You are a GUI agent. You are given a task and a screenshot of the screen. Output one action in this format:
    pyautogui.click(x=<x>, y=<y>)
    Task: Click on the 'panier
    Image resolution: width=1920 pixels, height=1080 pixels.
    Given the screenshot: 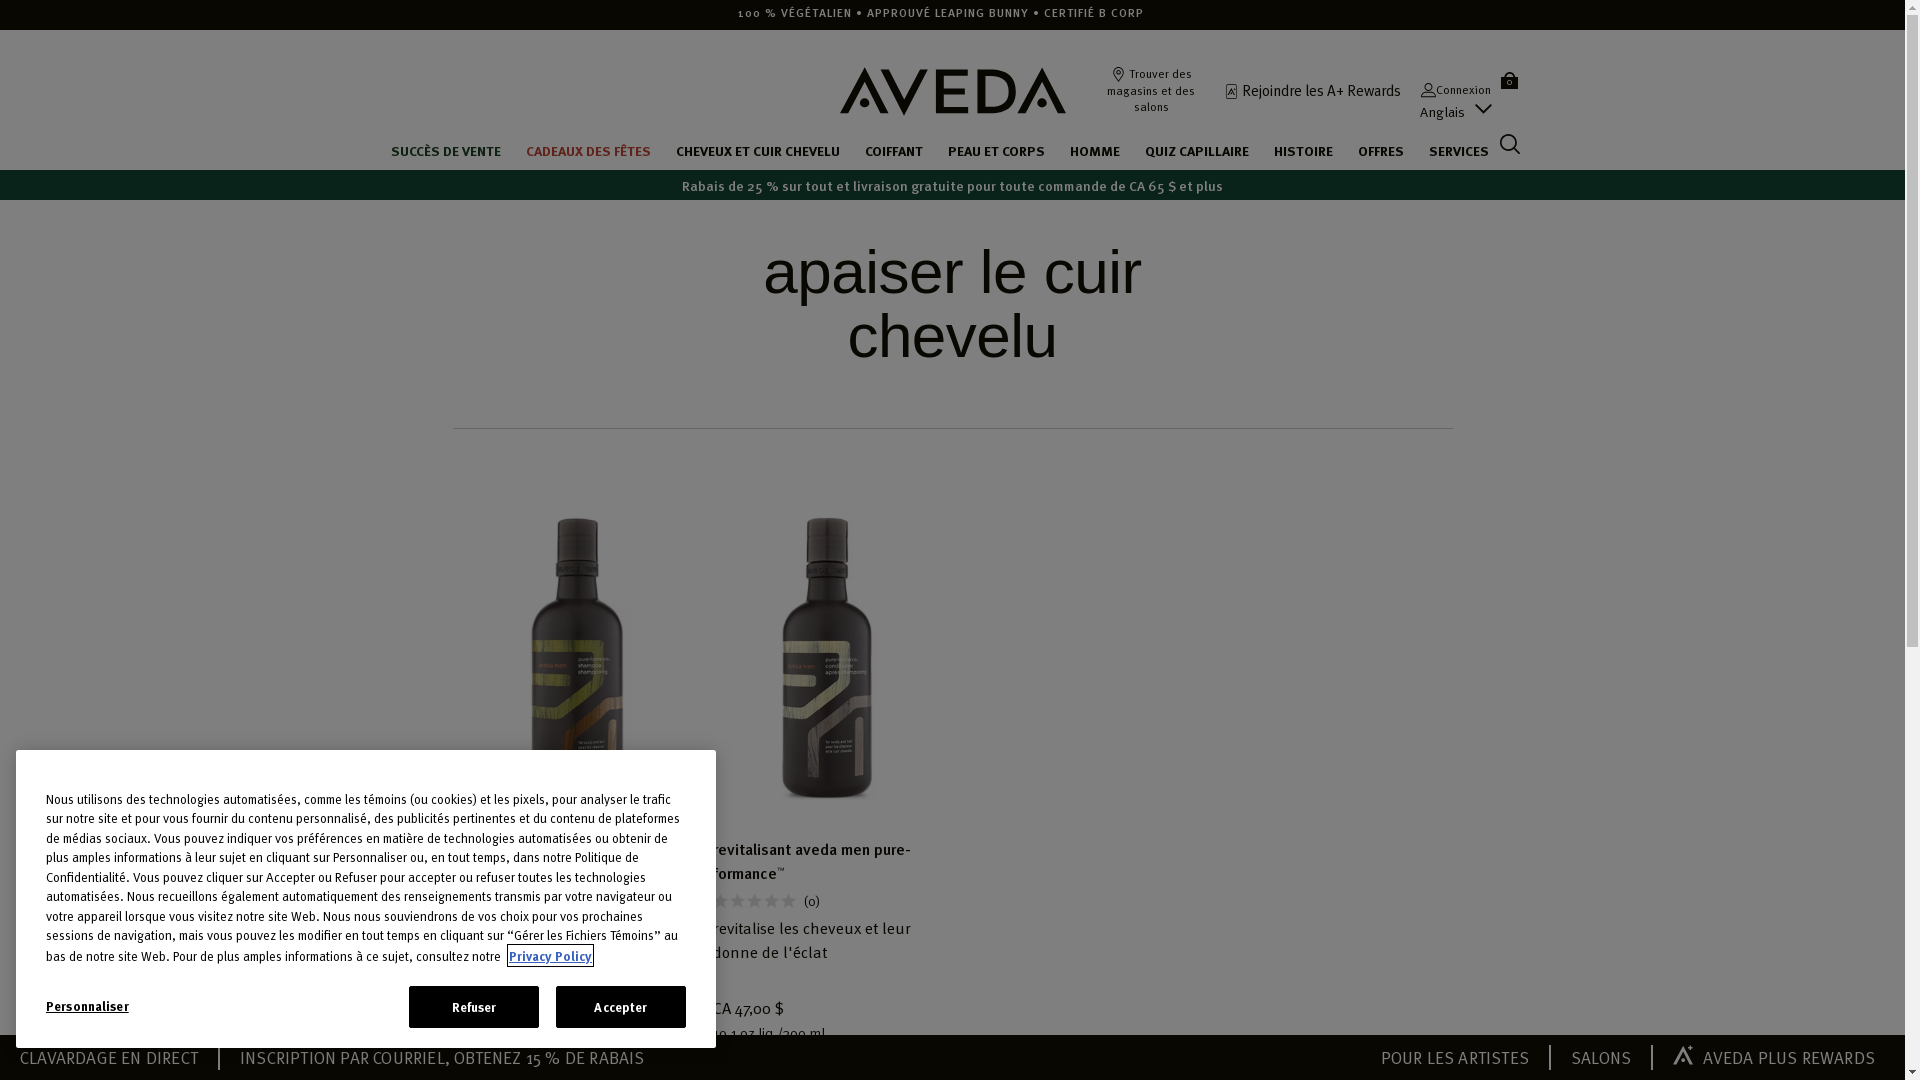 What is the action you would take?
    pyautogui.click(x=1499, y=77)
    